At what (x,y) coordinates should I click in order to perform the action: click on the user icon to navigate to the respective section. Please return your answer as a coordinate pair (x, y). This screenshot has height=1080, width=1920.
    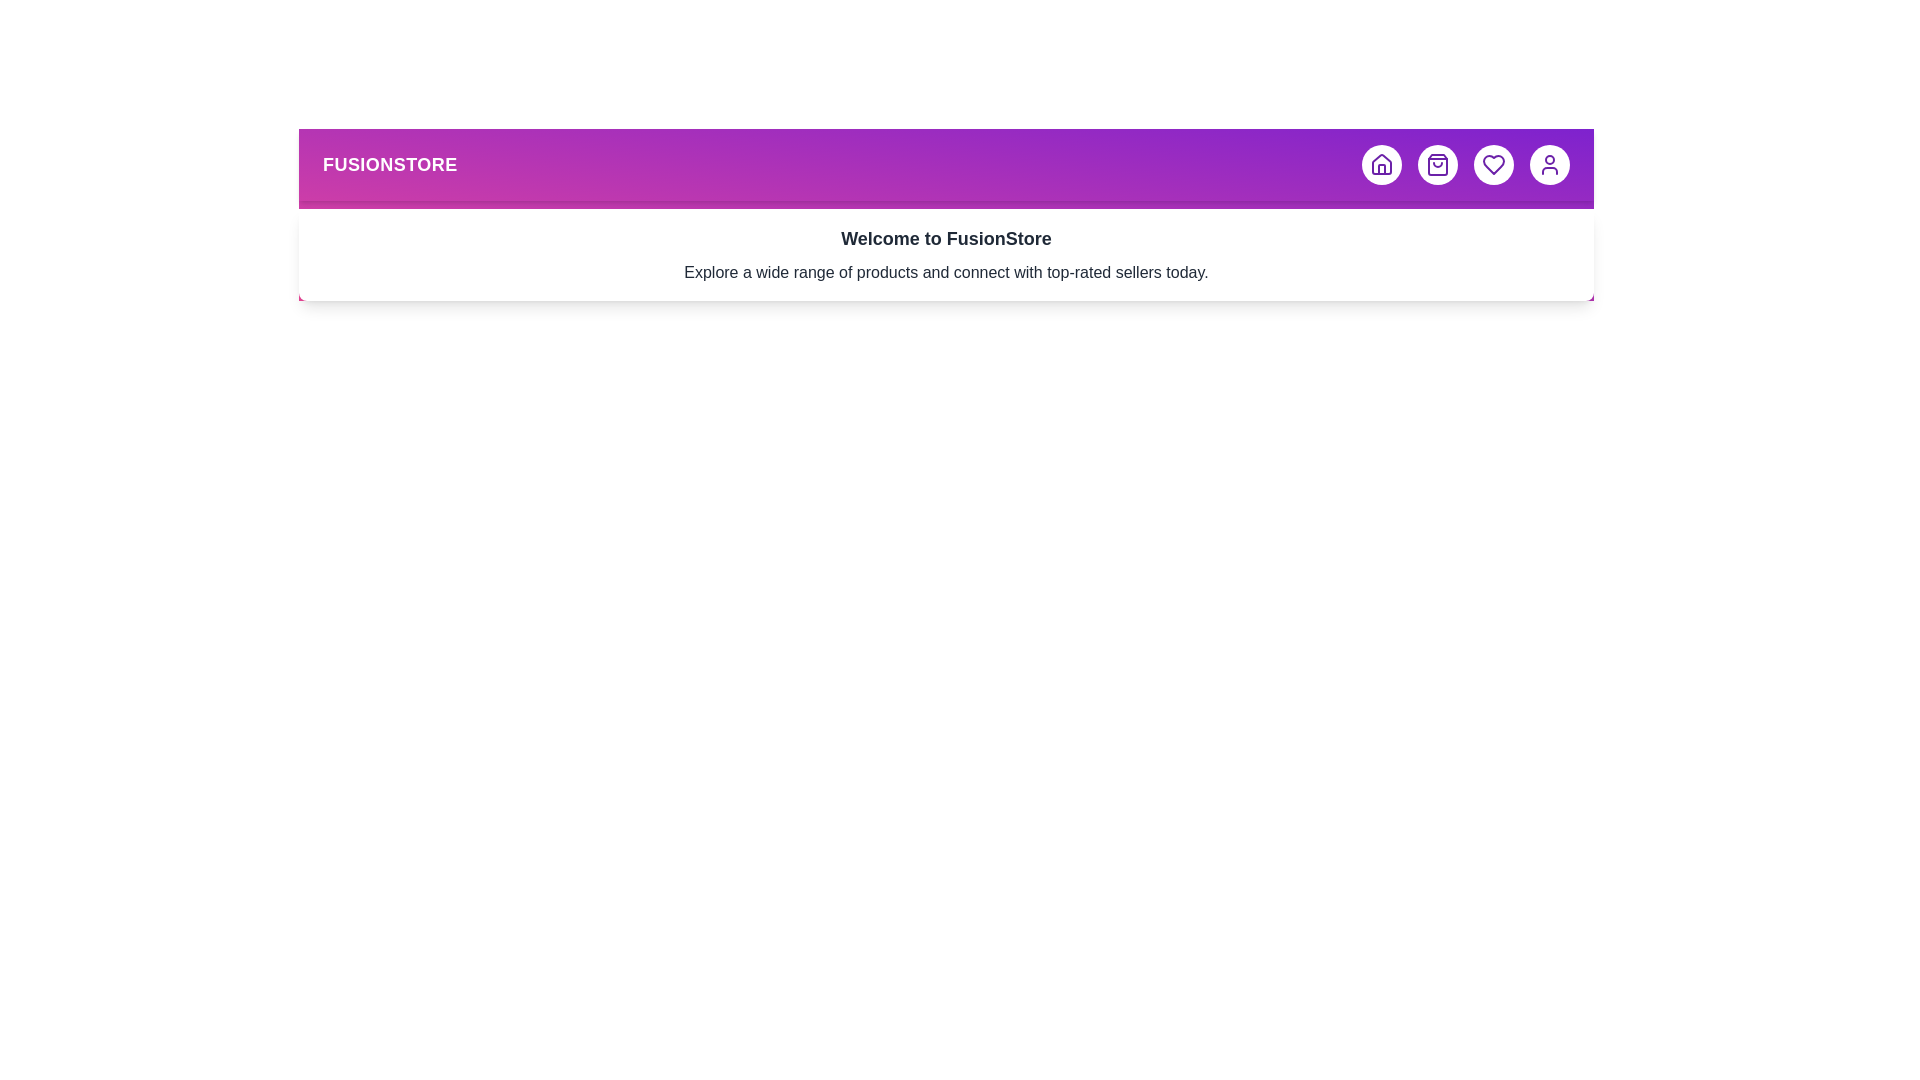
    Looking at the image, I should click on (1549, 164).